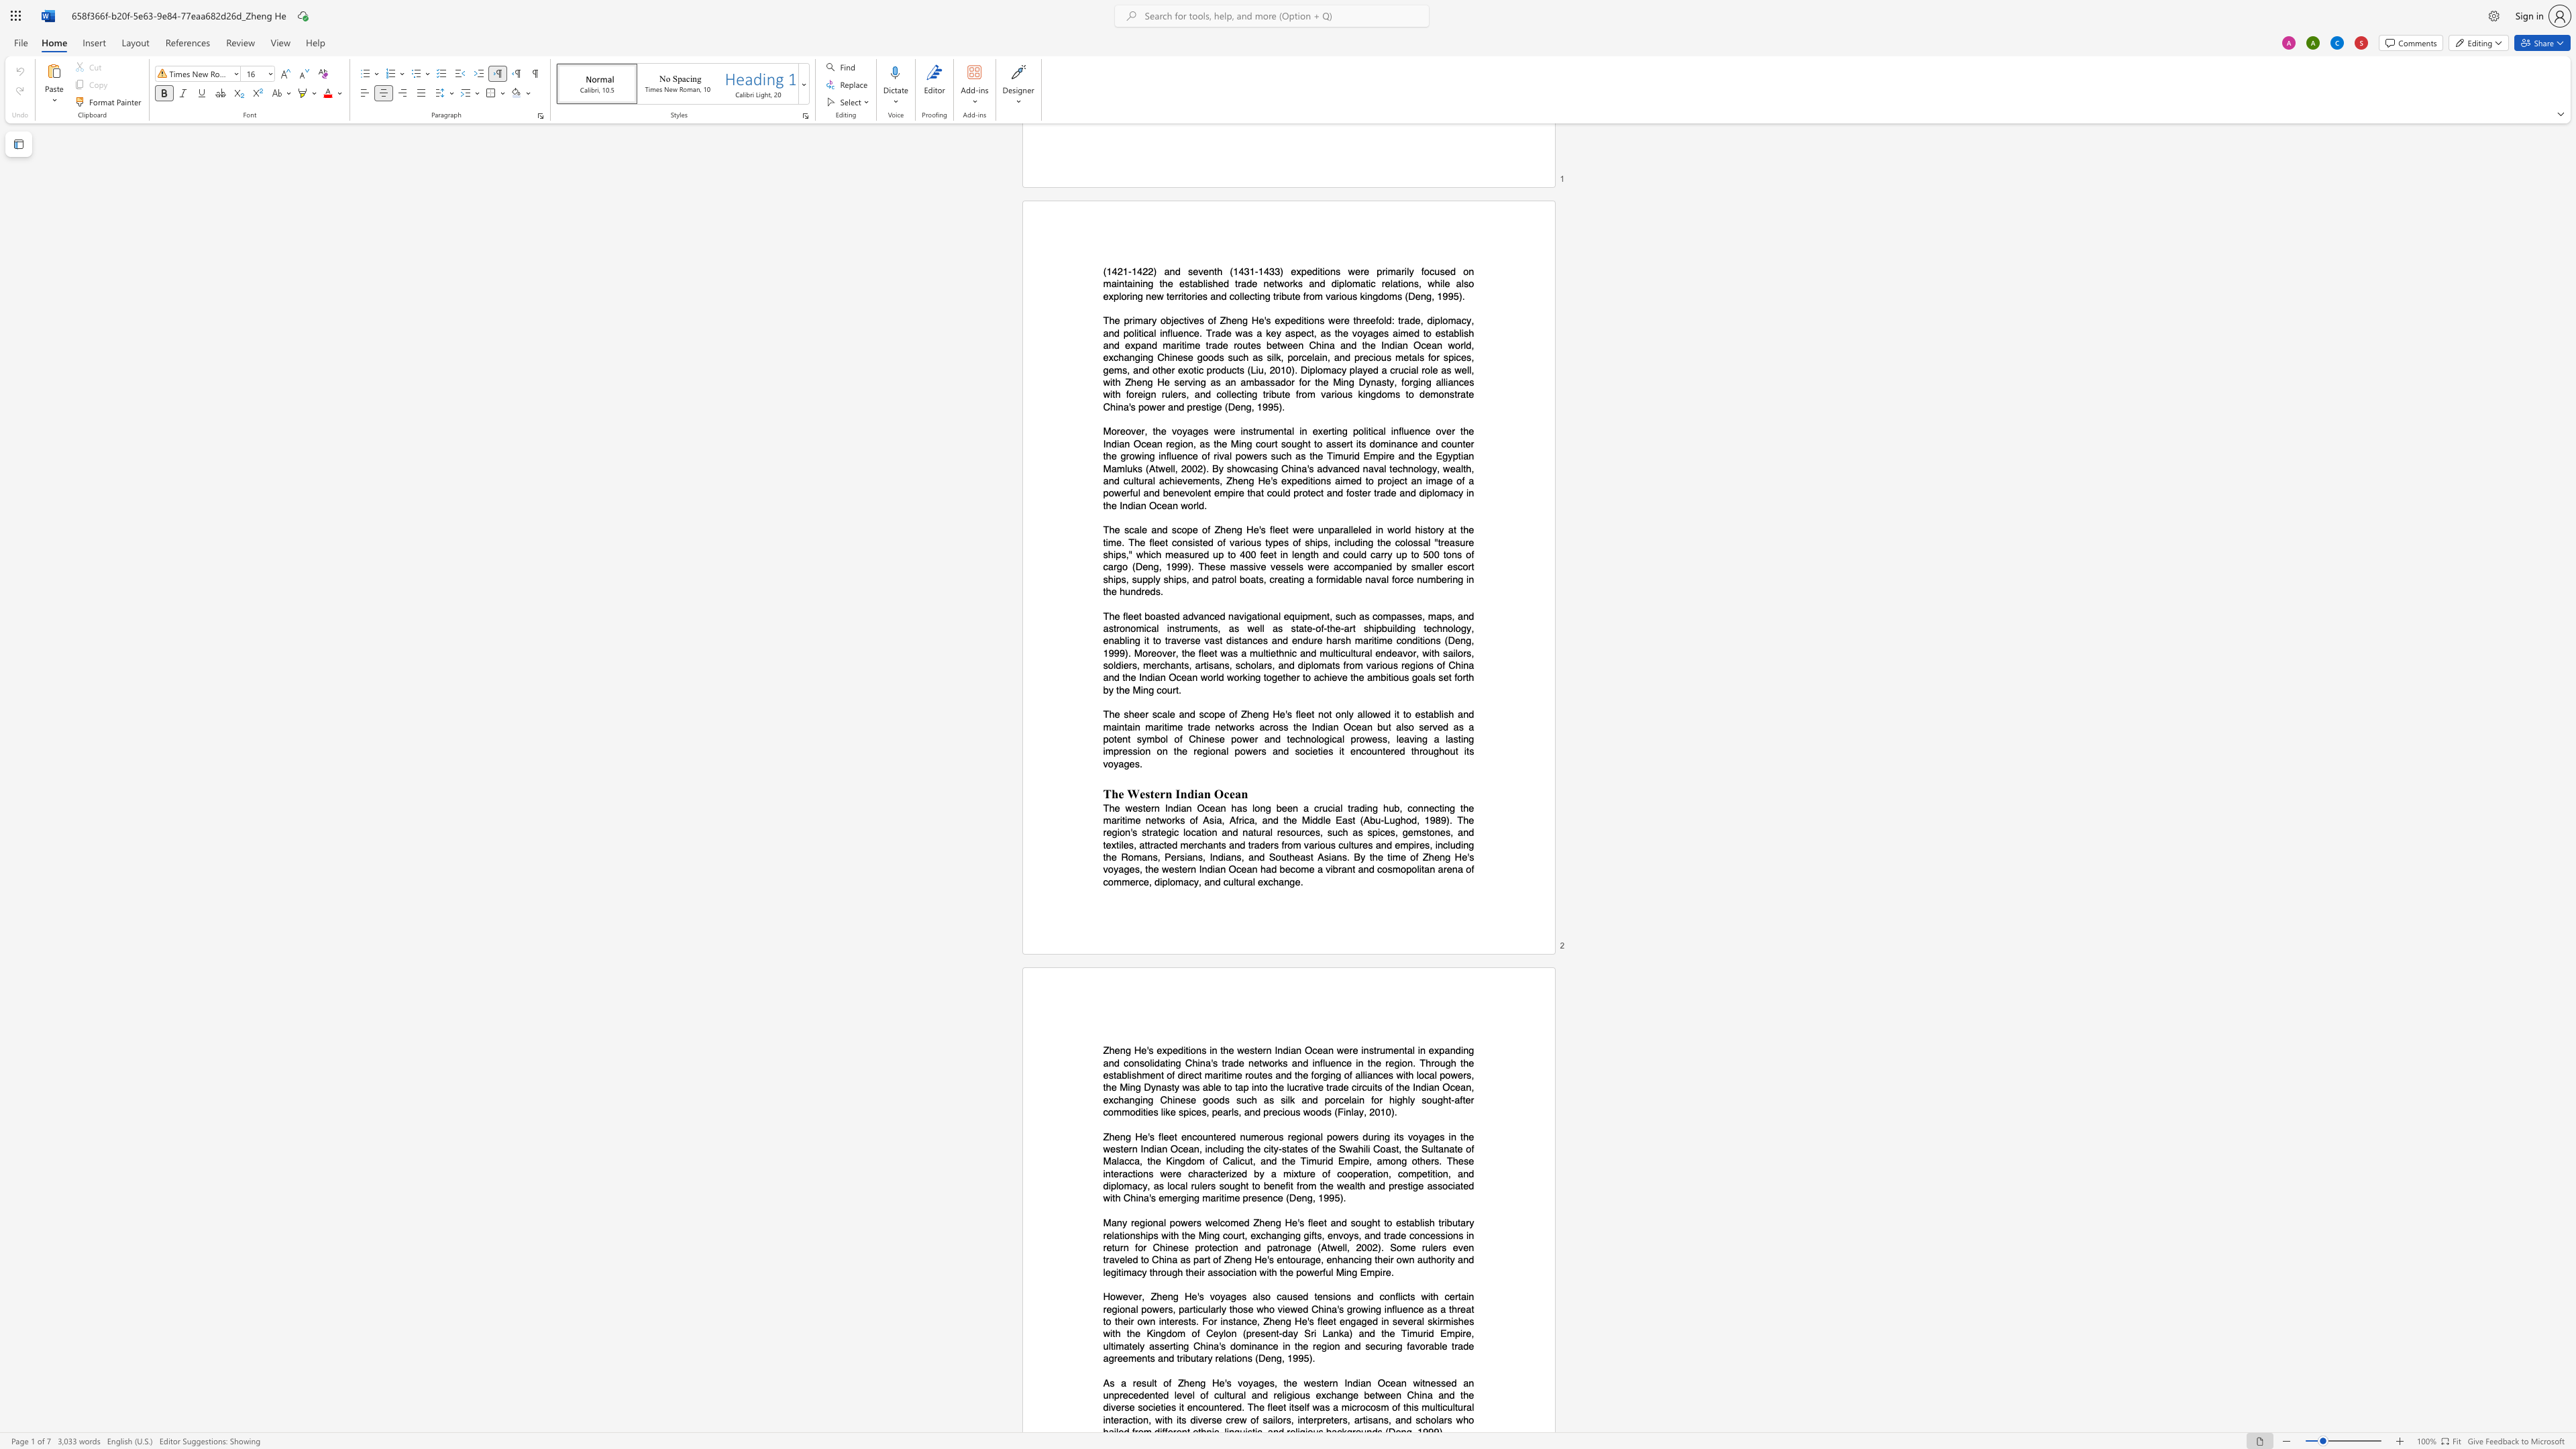 Image resolution: width=2576 pixels, height=1449 pixels. What do you see at coordinates (1115, 1333) in the screenshot?
I see `the subset text "h the Kingdom of Ceylon (present-day Sri Lank" within the text "However, Zheng He"` at bounding box center [1115, 1333].